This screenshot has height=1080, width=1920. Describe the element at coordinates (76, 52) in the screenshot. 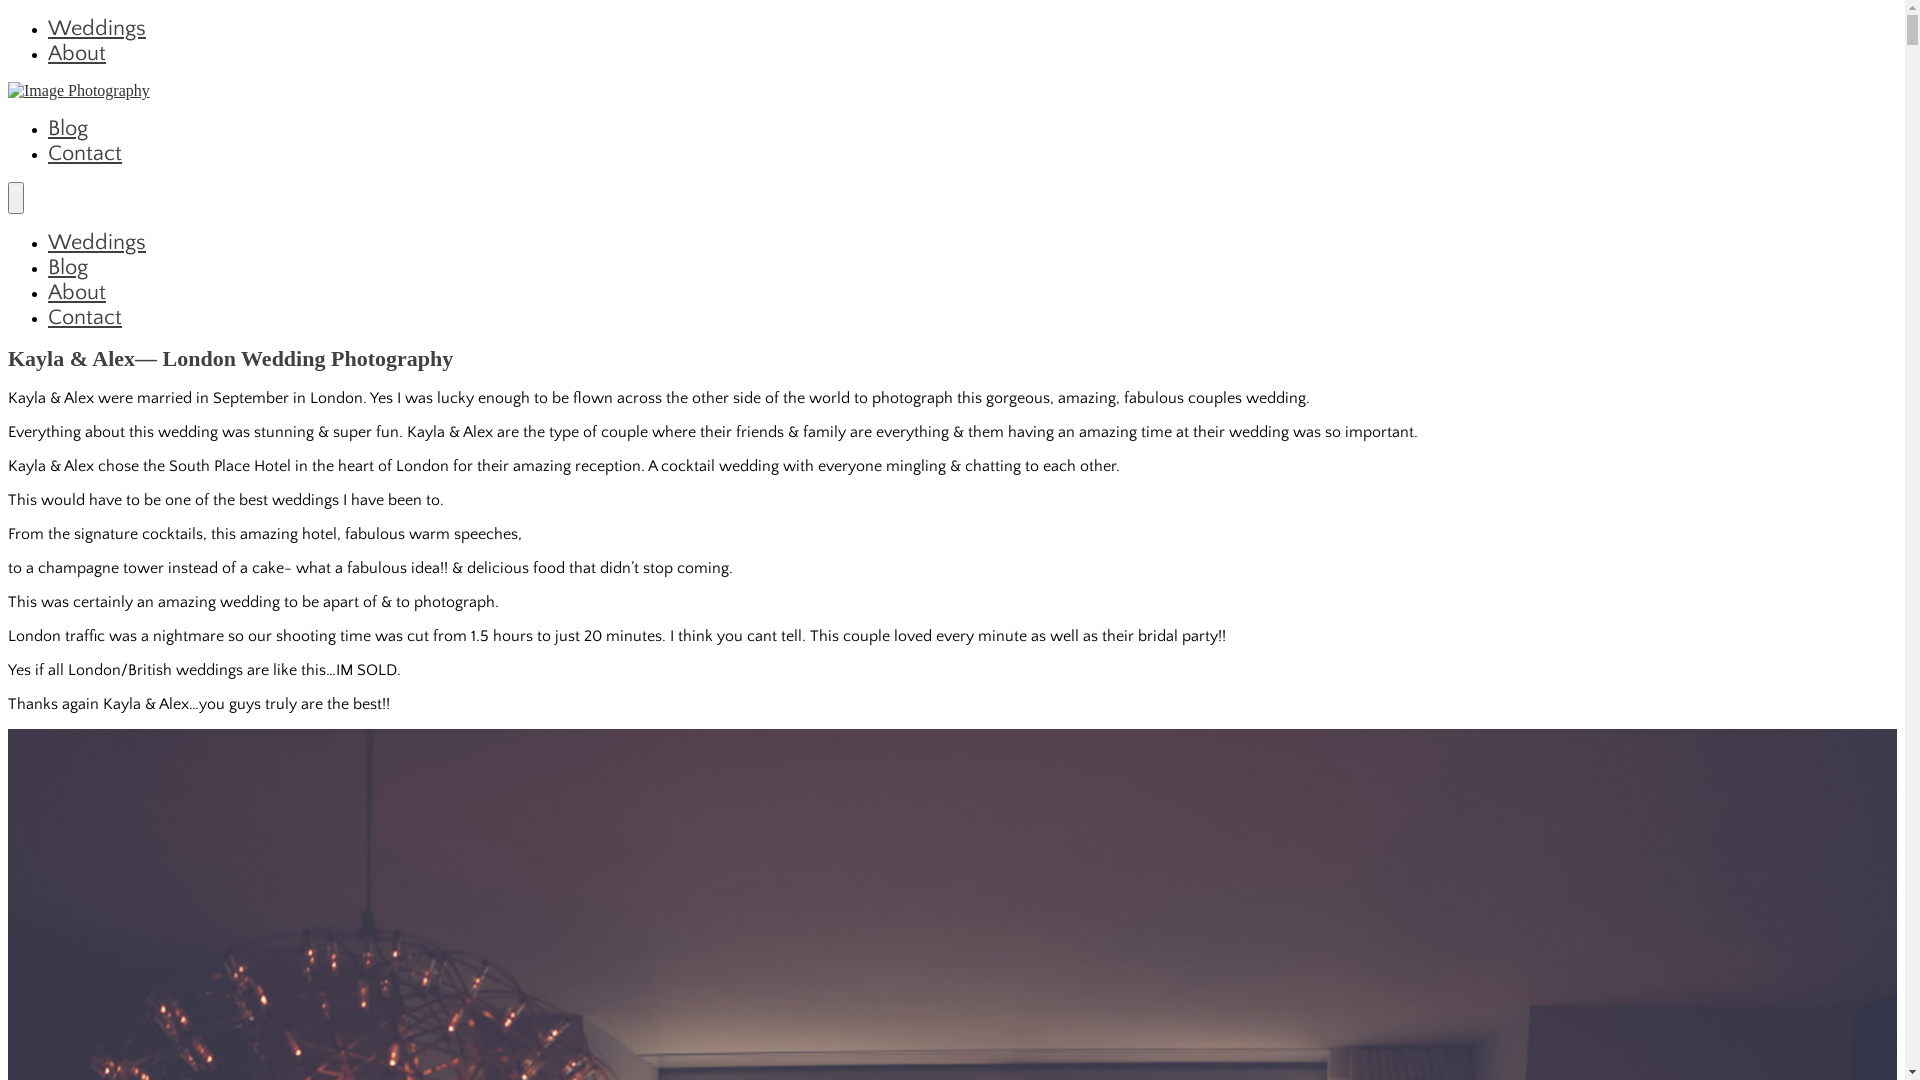

I see `'About'` at that location.